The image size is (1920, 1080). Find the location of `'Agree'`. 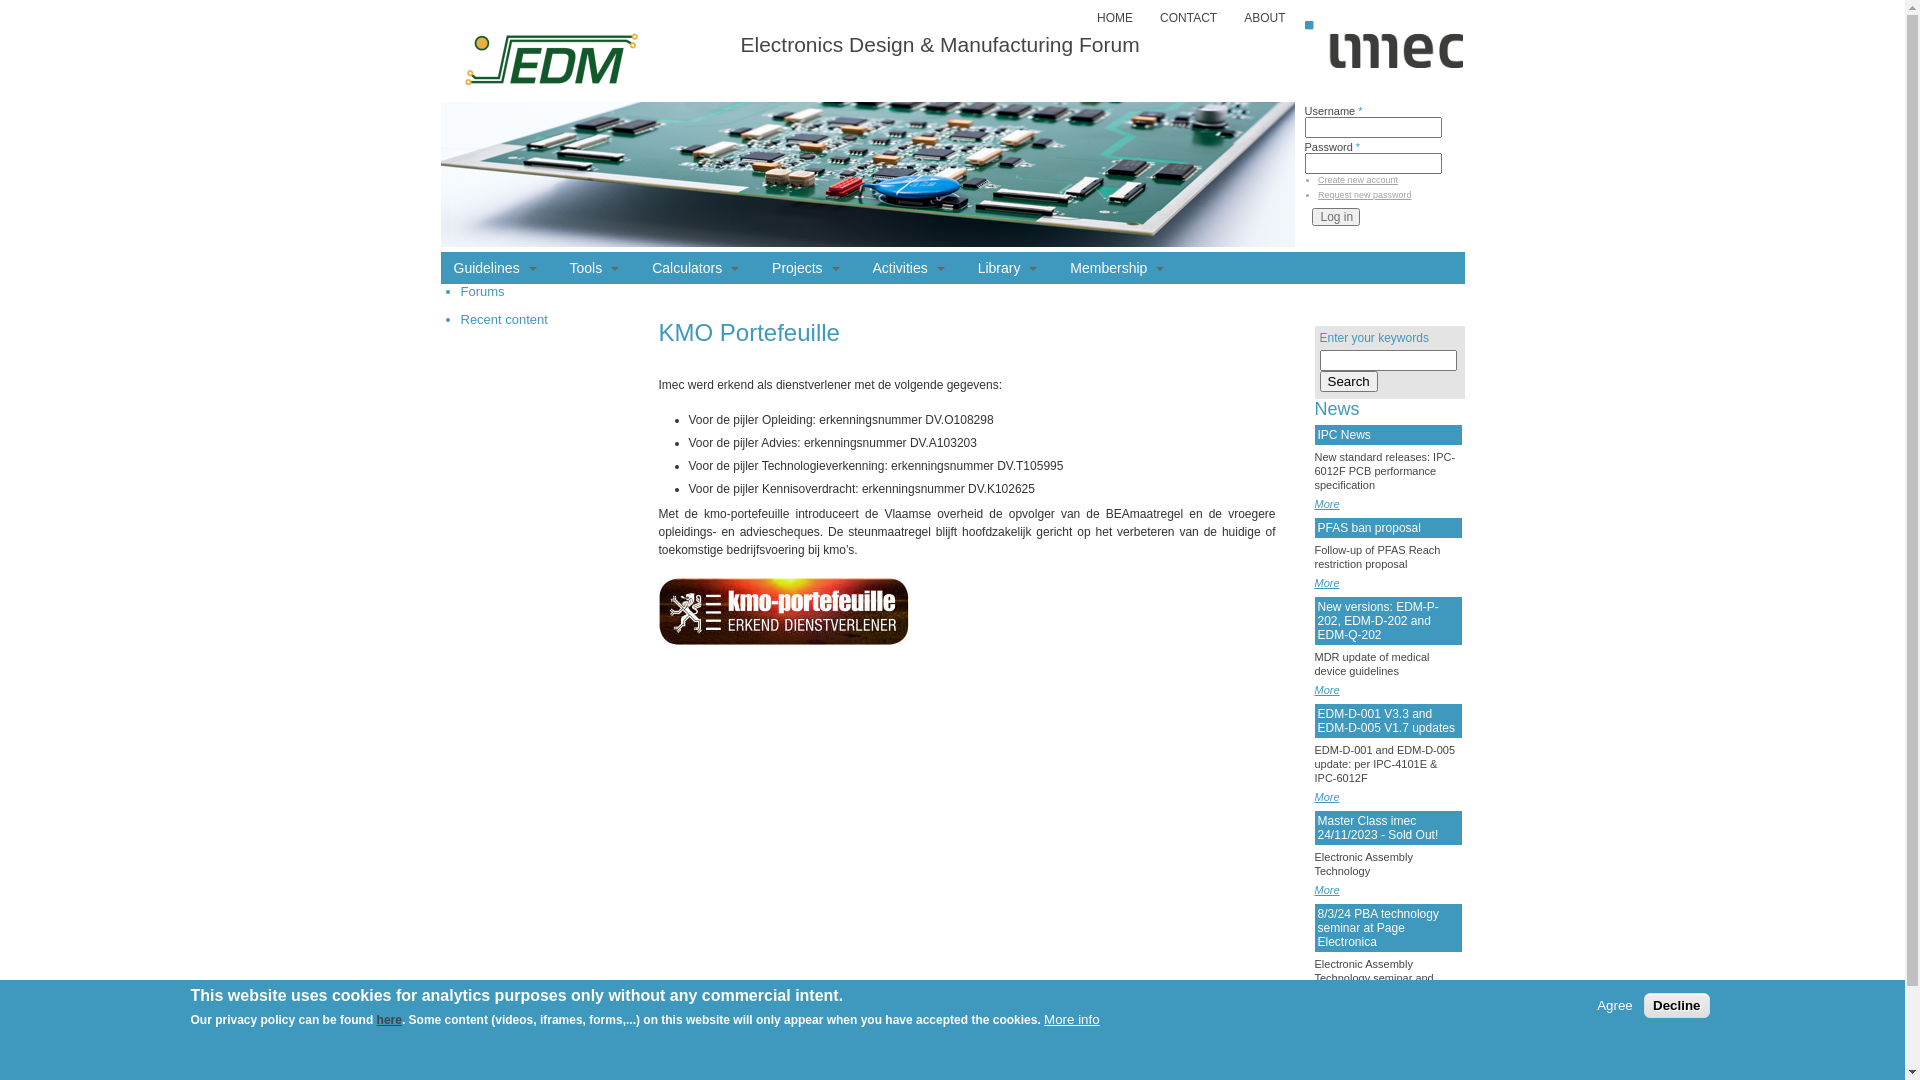

'Agree' is located at coordinates (1614, 1005).